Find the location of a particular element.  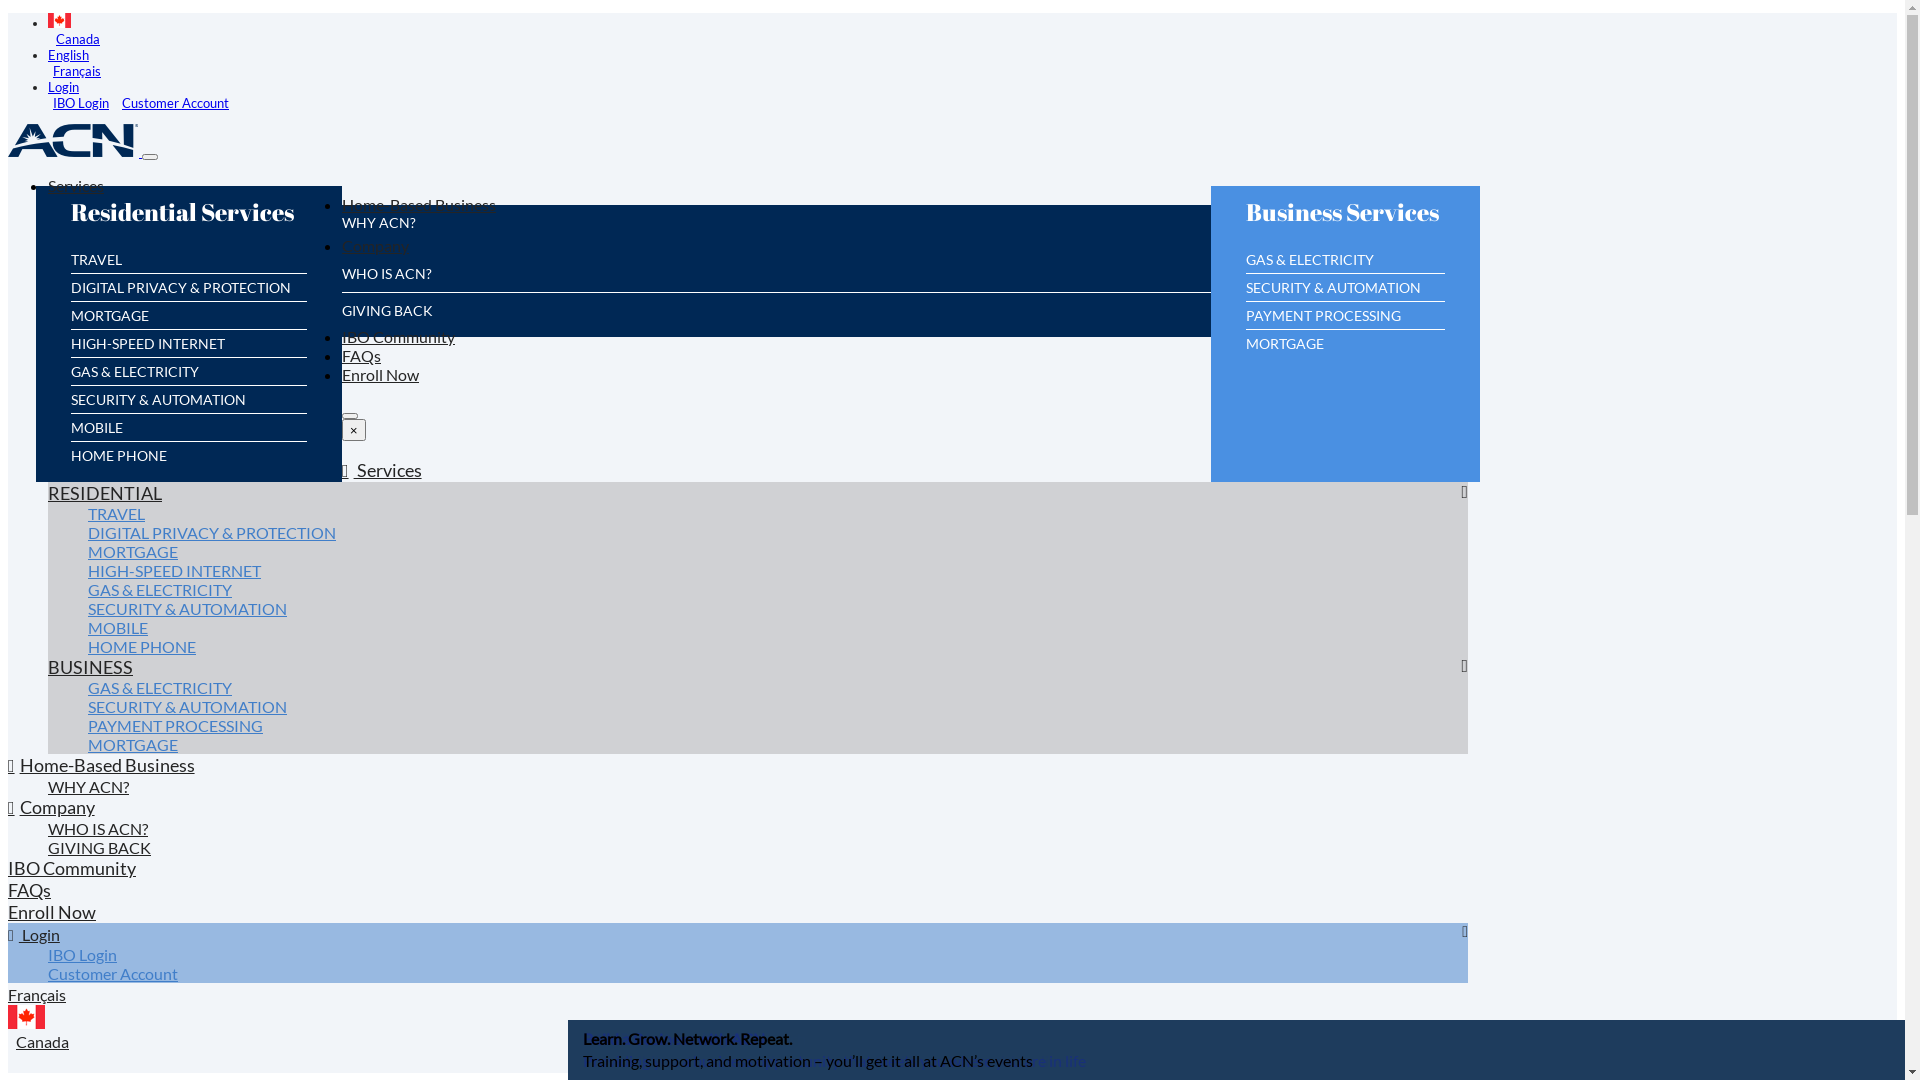

'IBO Login' is located at coordinates (81, 960).